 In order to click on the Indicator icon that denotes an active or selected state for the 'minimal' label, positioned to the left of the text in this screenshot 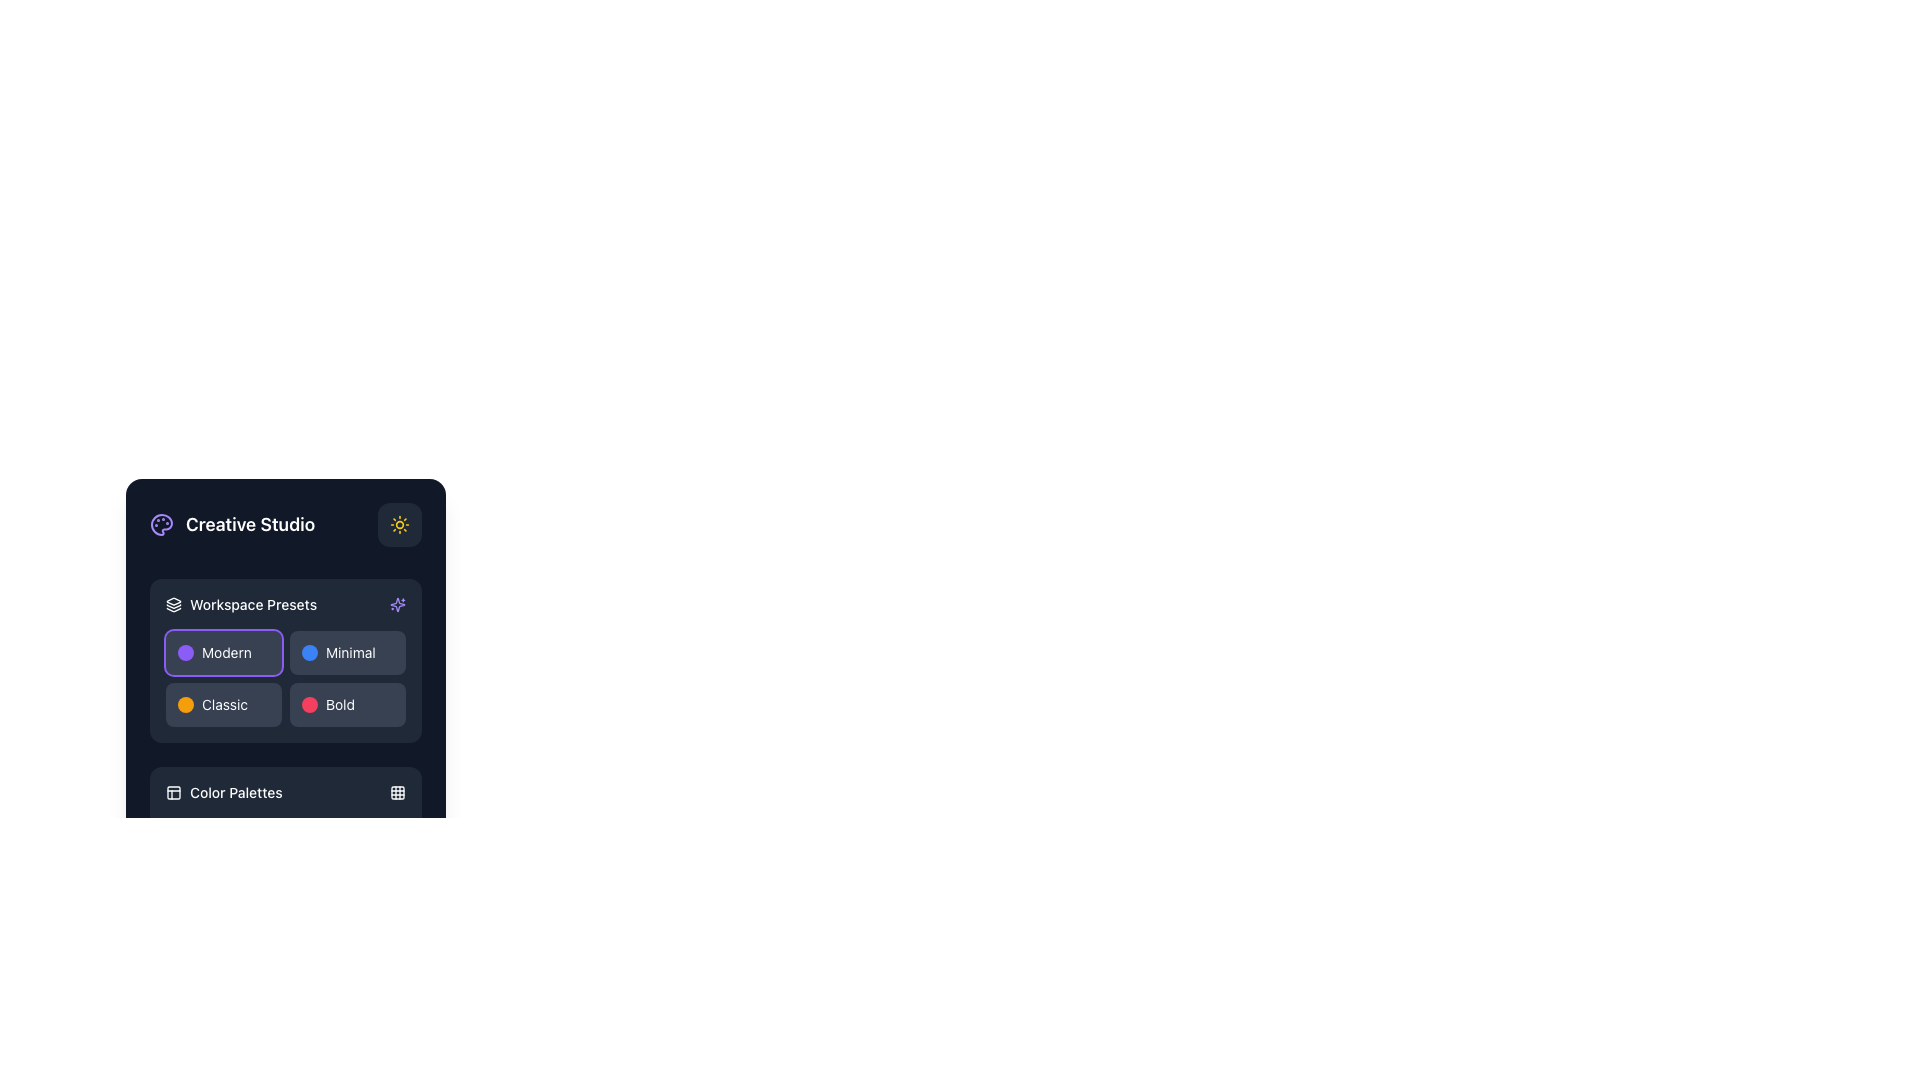, I will do `click(309, 652)`.